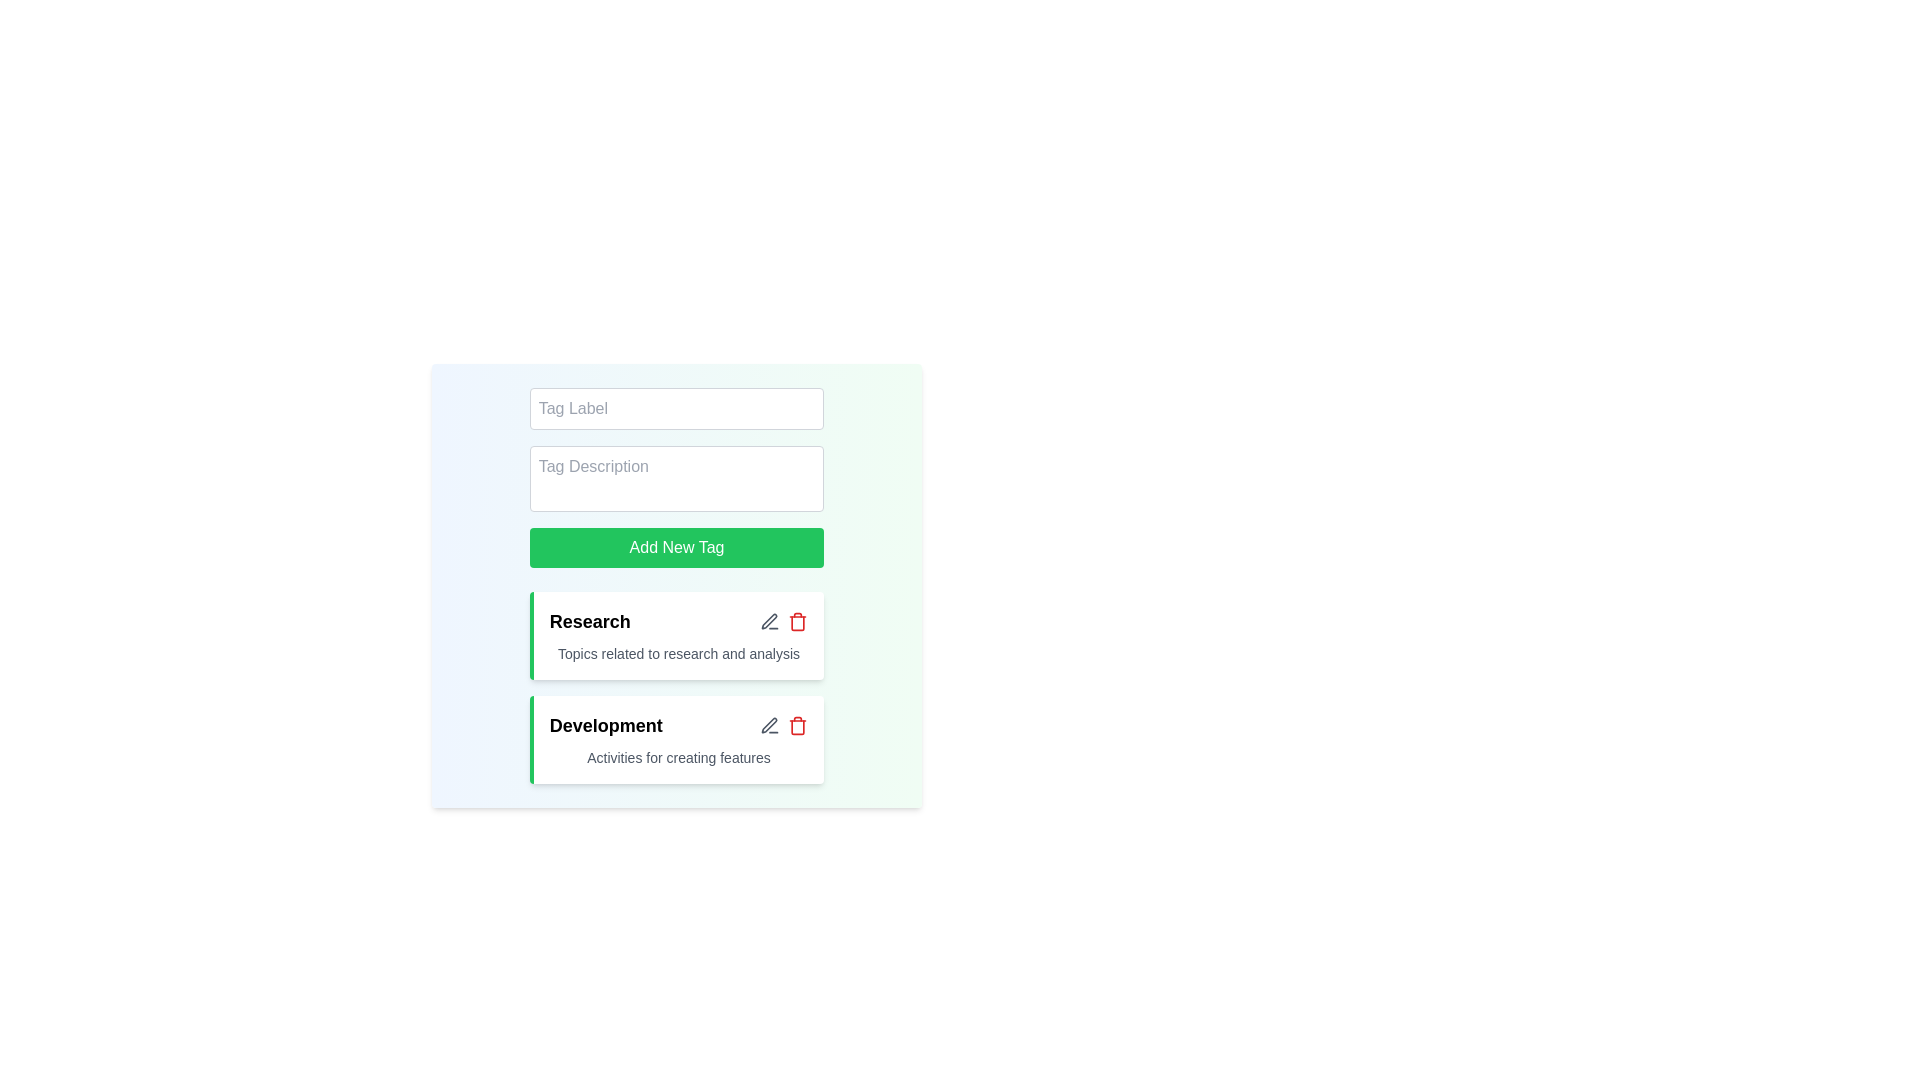 The image size is (1920, 1080). I want to click on the pen icon in the control panel for the 'Research' item, so click(782, 620).